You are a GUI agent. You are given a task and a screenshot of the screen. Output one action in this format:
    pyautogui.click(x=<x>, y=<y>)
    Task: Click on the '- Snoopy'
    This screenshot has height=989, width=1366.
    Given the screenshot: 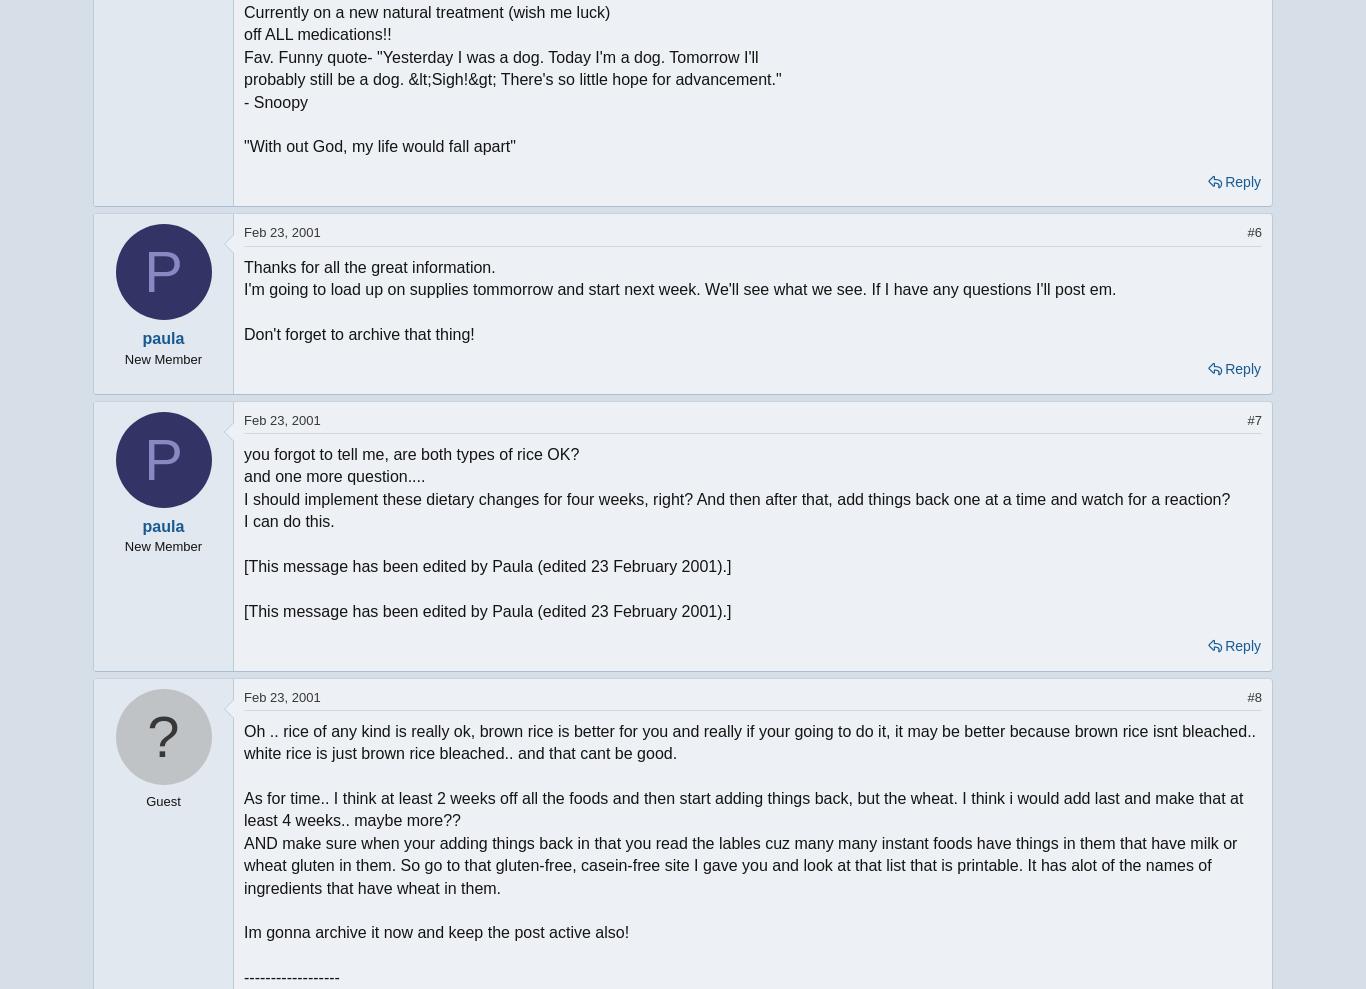 What is the action you would take?
    pyautogui.click(x=275, y=101)
    